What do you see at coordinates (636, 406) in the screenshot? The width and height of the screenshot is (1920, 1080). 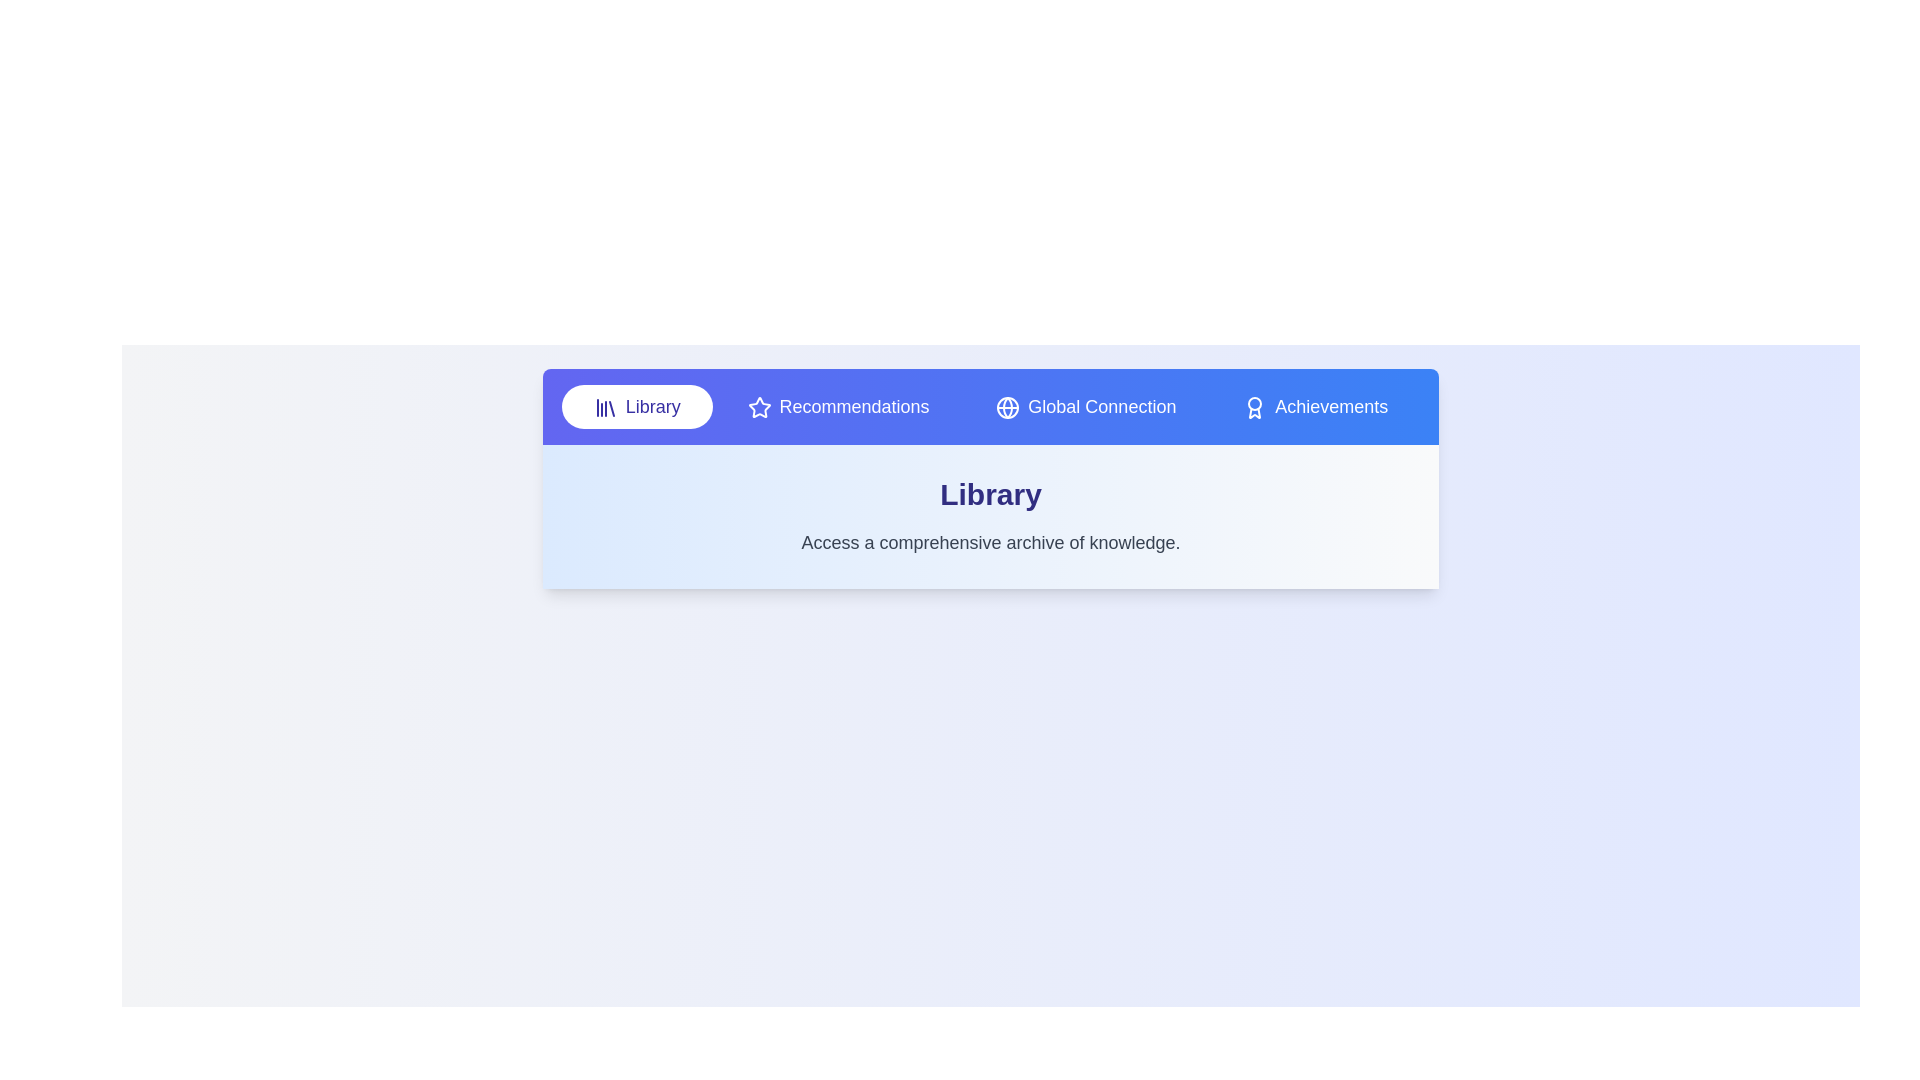 I see `the tab labeled Library to switch to the corresponding view` at bounding box center [636, 406].